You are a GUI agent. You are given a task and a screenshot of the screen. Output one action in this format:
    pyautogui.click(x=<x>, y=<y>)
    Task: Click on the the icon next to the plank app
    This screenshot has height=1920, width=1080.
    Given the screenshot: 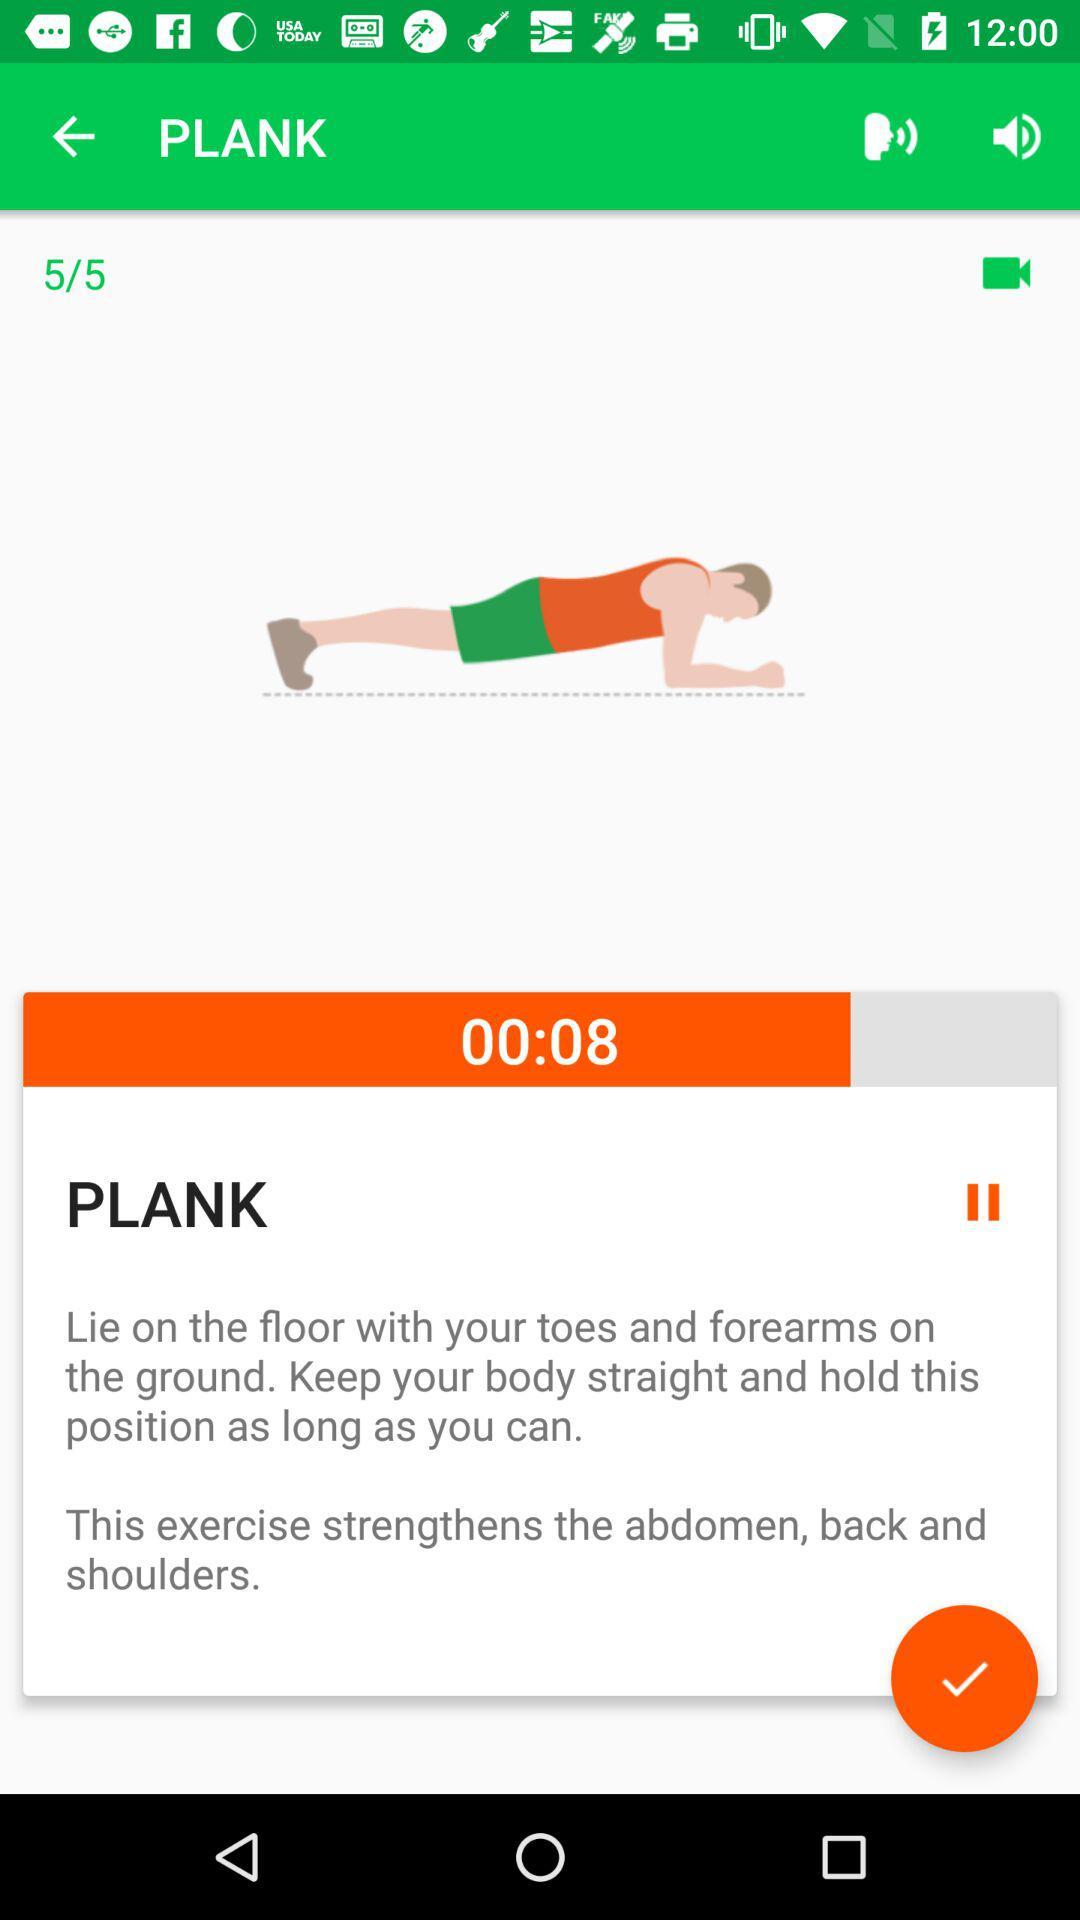 What is the action you would take?
    pyautogui.click(x=72, y=135)
    